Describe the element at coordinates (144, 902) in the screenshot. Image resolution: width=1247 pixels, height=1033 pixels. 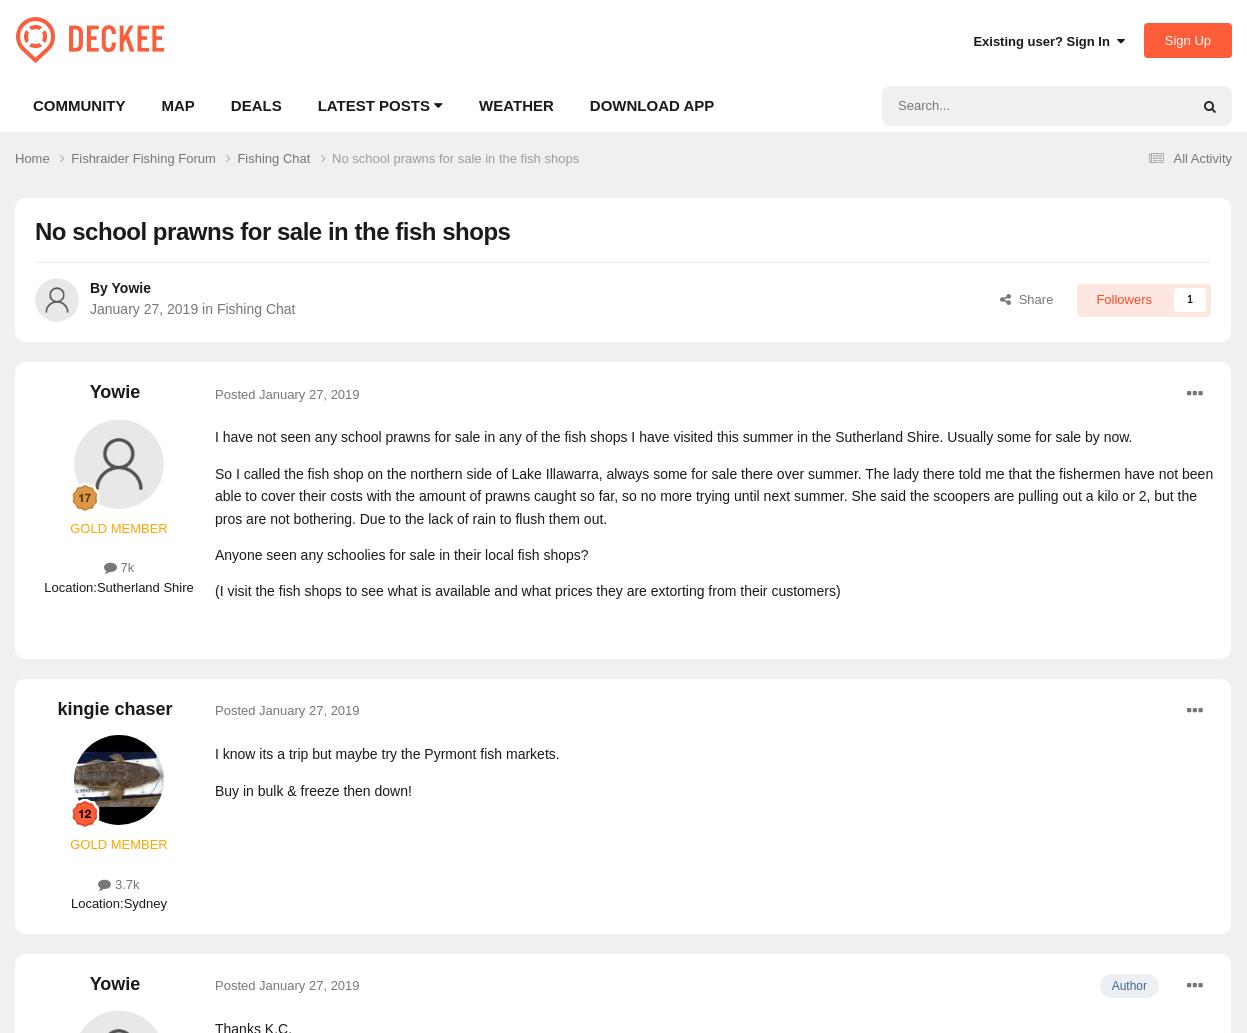
I see `'Sydney'` at that location.